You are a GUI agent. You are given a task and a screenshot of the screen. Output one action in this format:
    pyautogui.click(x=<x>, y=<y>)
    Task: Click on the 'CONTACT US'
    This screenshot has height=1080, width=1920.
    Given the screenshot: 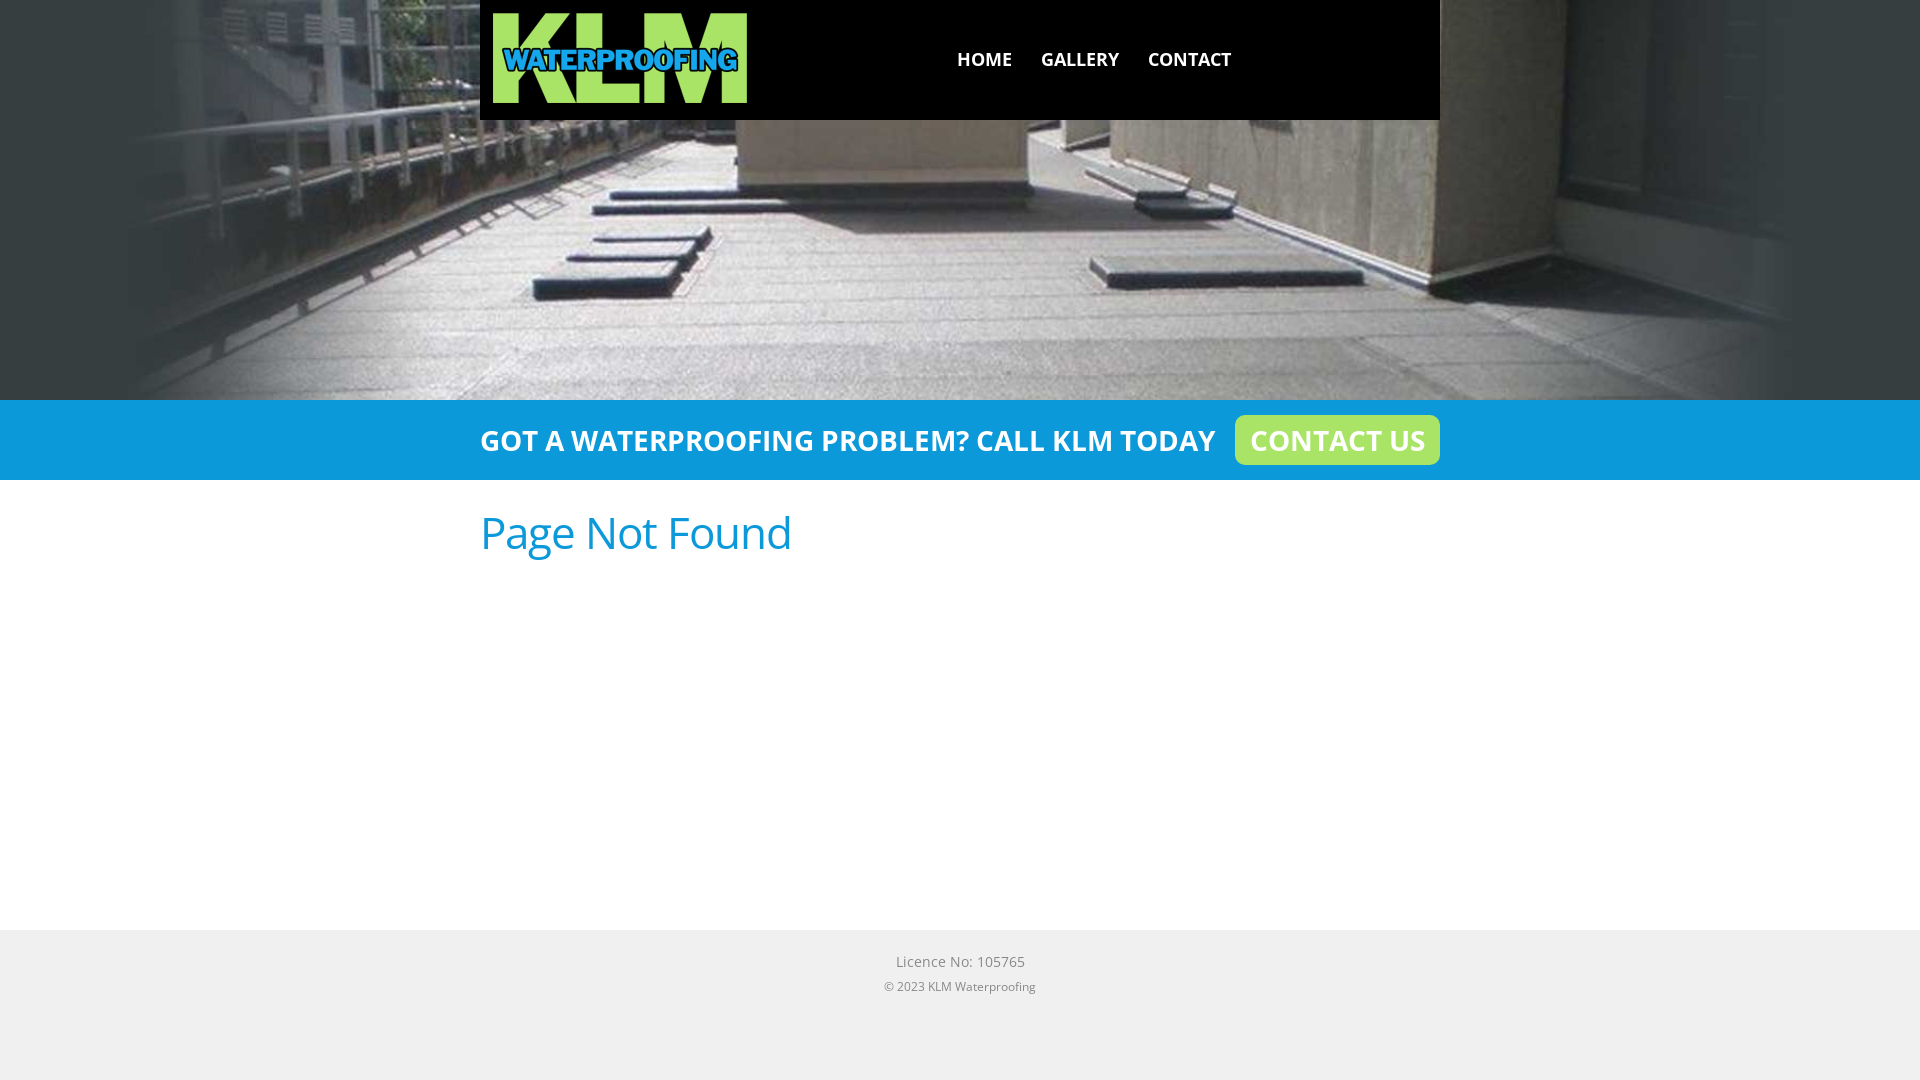 What is the action you would take?
    pyautogui.click(x=1337, y=438)
    